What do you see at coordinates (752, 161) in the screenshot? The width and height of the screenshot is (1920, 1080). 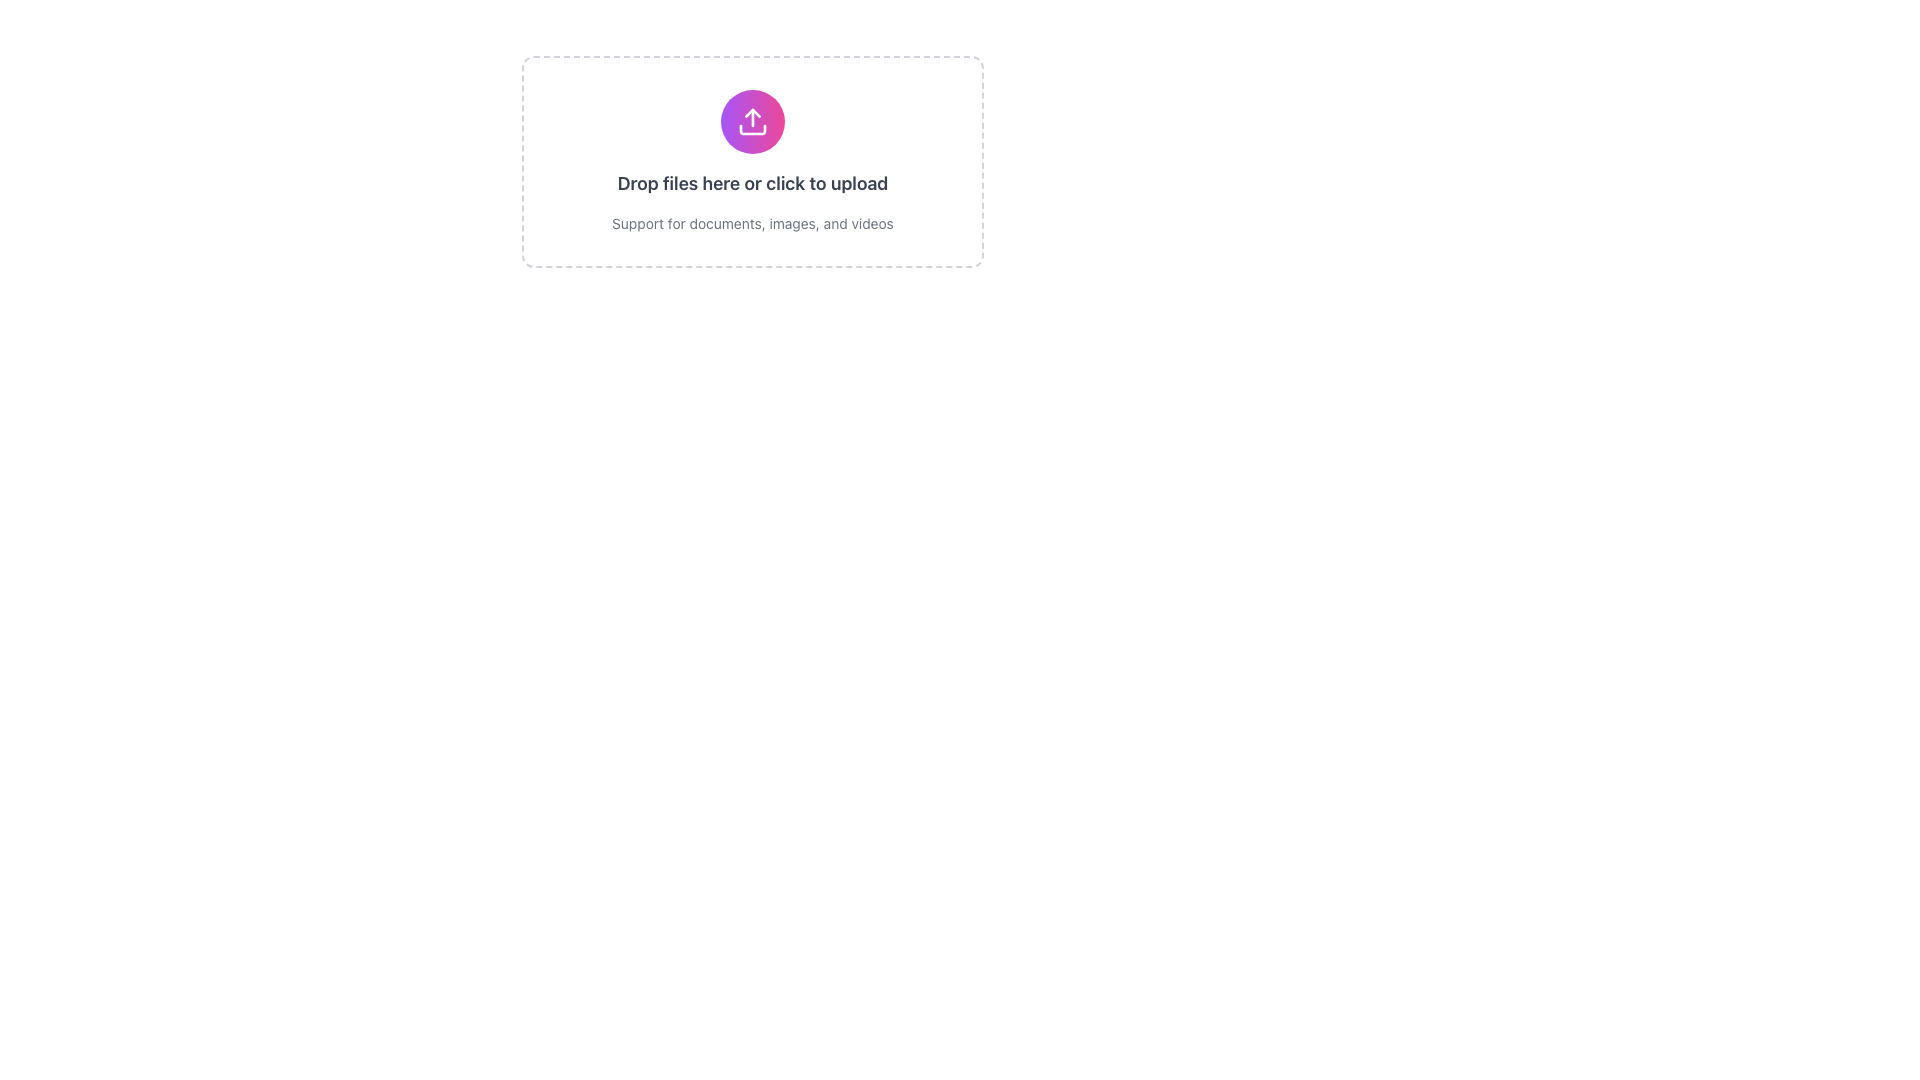 I see `the interactive file upload area element, which features a central circular button with a gradient color, an upload icon, and the text 'Drop files here or click to upload'` at bounding box center [752, 161].